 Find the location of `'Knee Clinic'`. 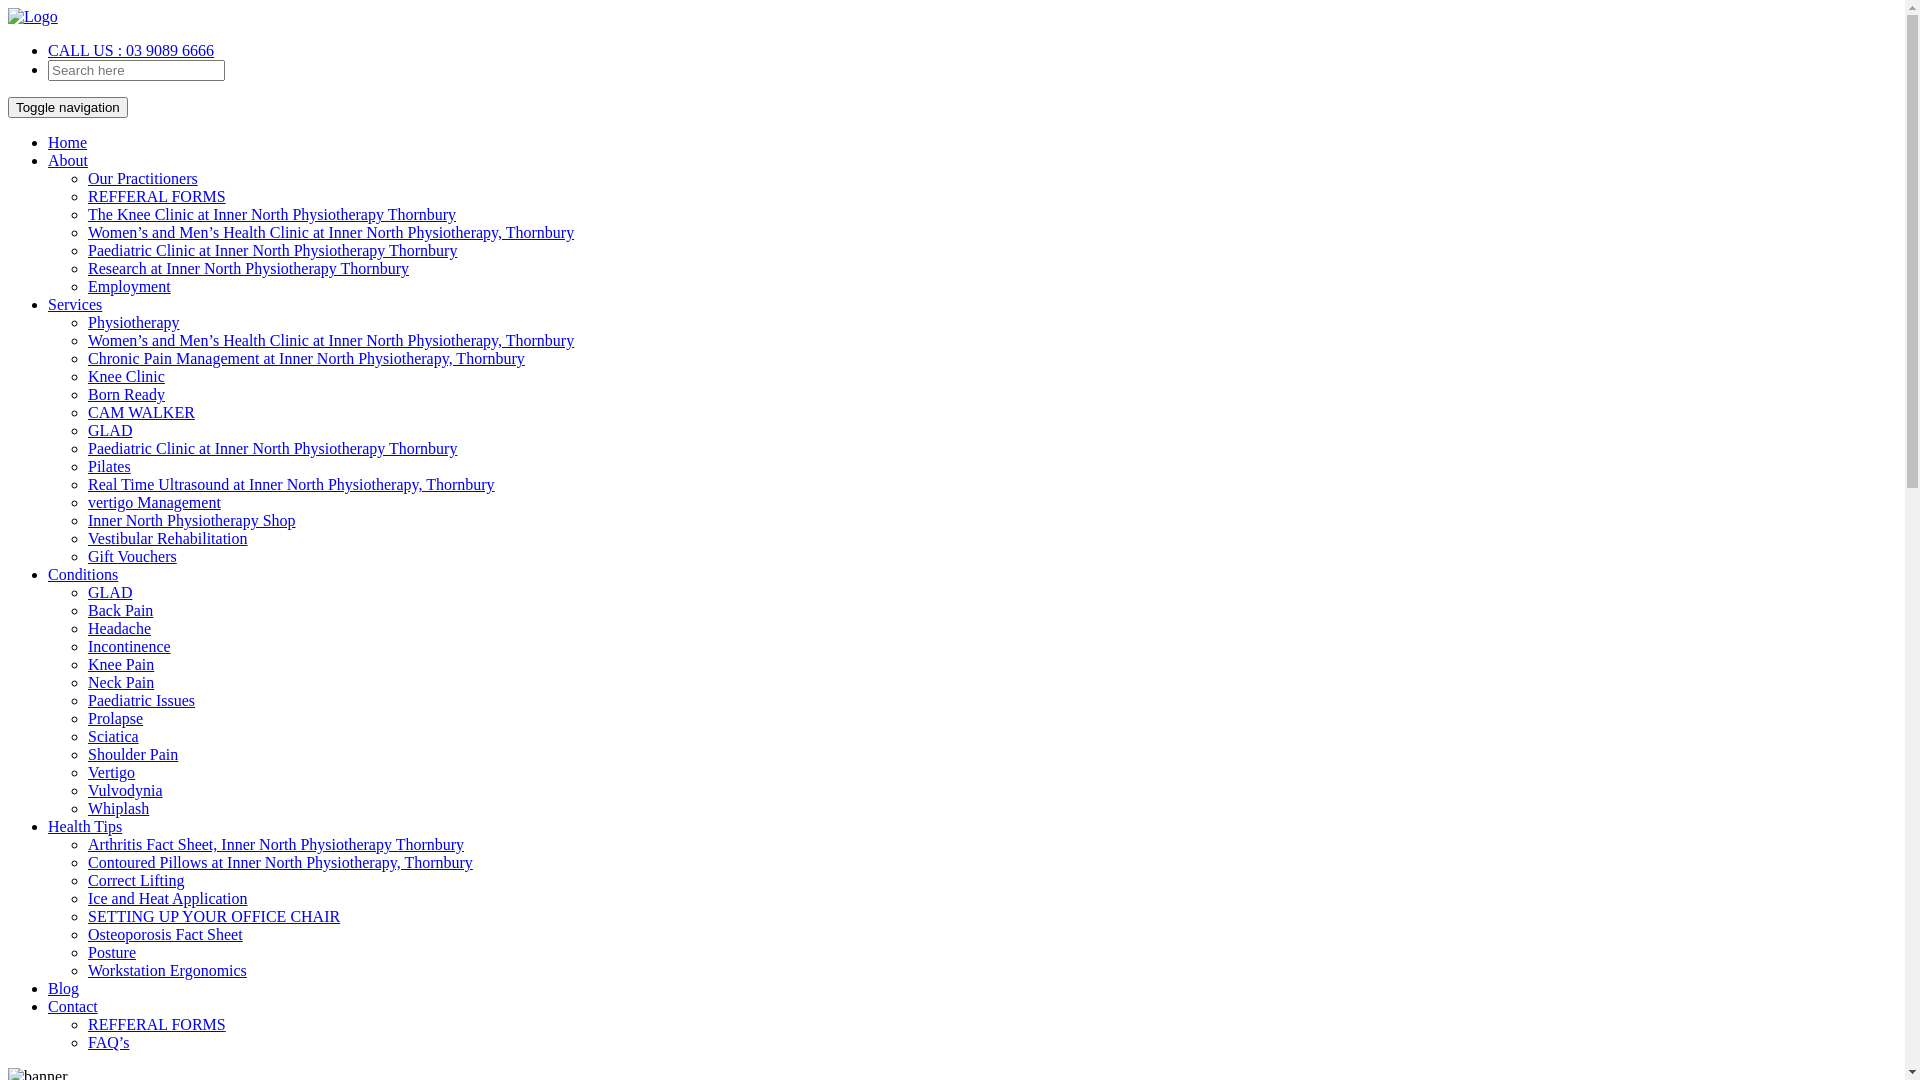

'Knee Clinic' is located at coordinates (125, 376).